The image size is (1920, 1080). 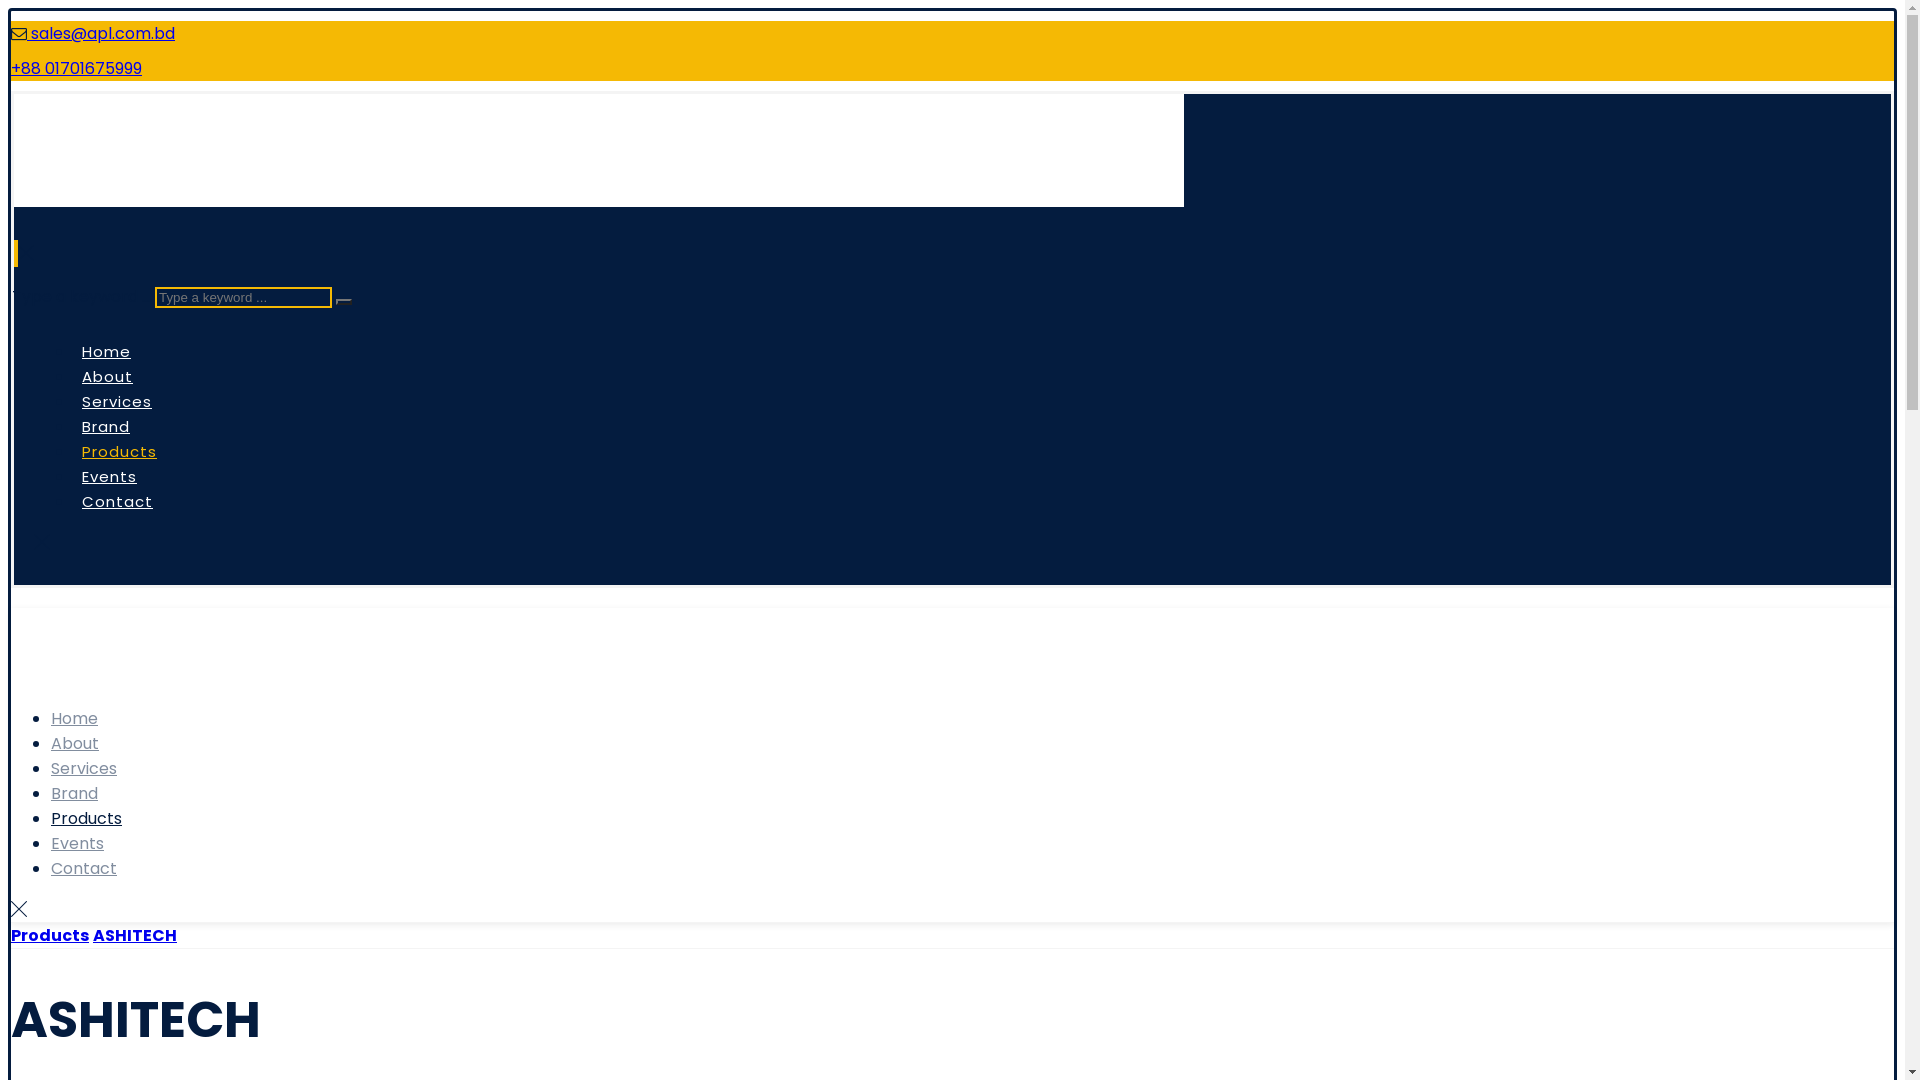 I want to click on 'Home', so click(x=74, y=717).